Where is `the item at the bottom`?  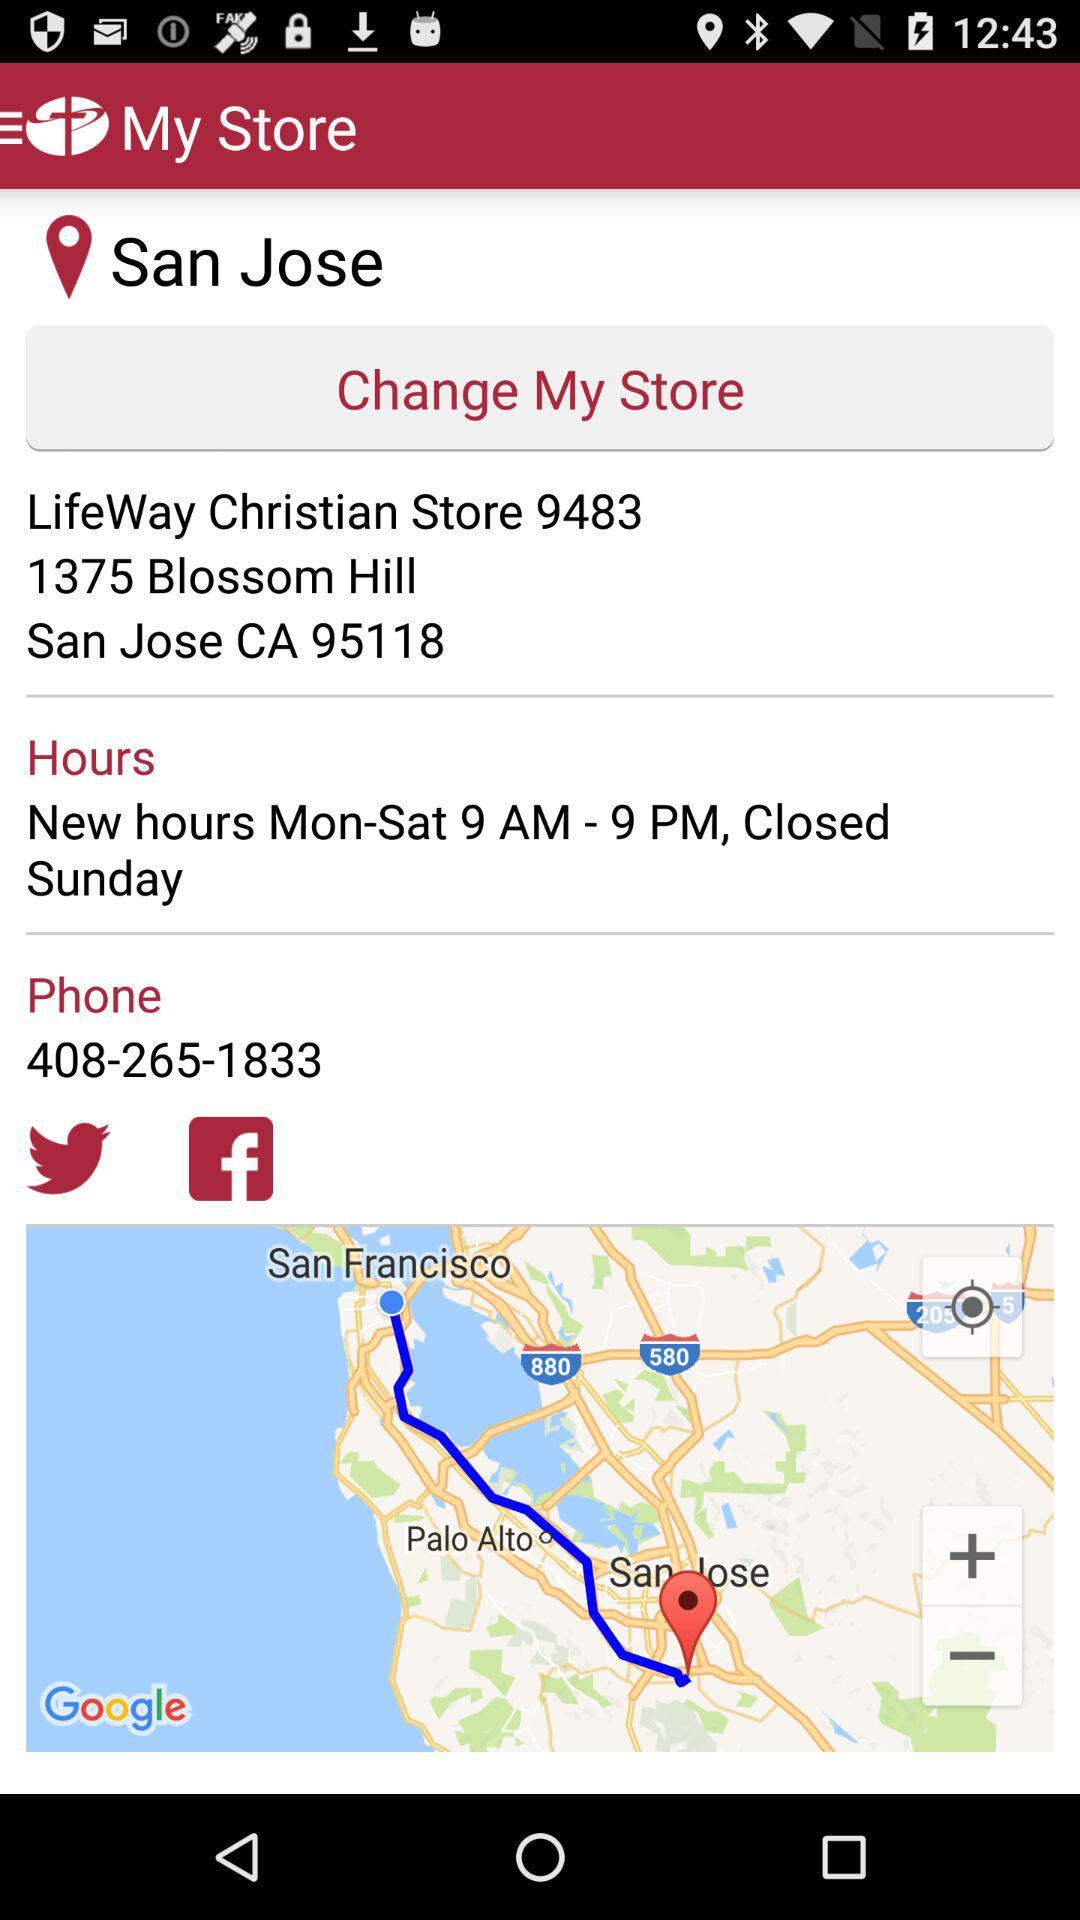 the item at the bottom is located at coordinates (540, 1489).